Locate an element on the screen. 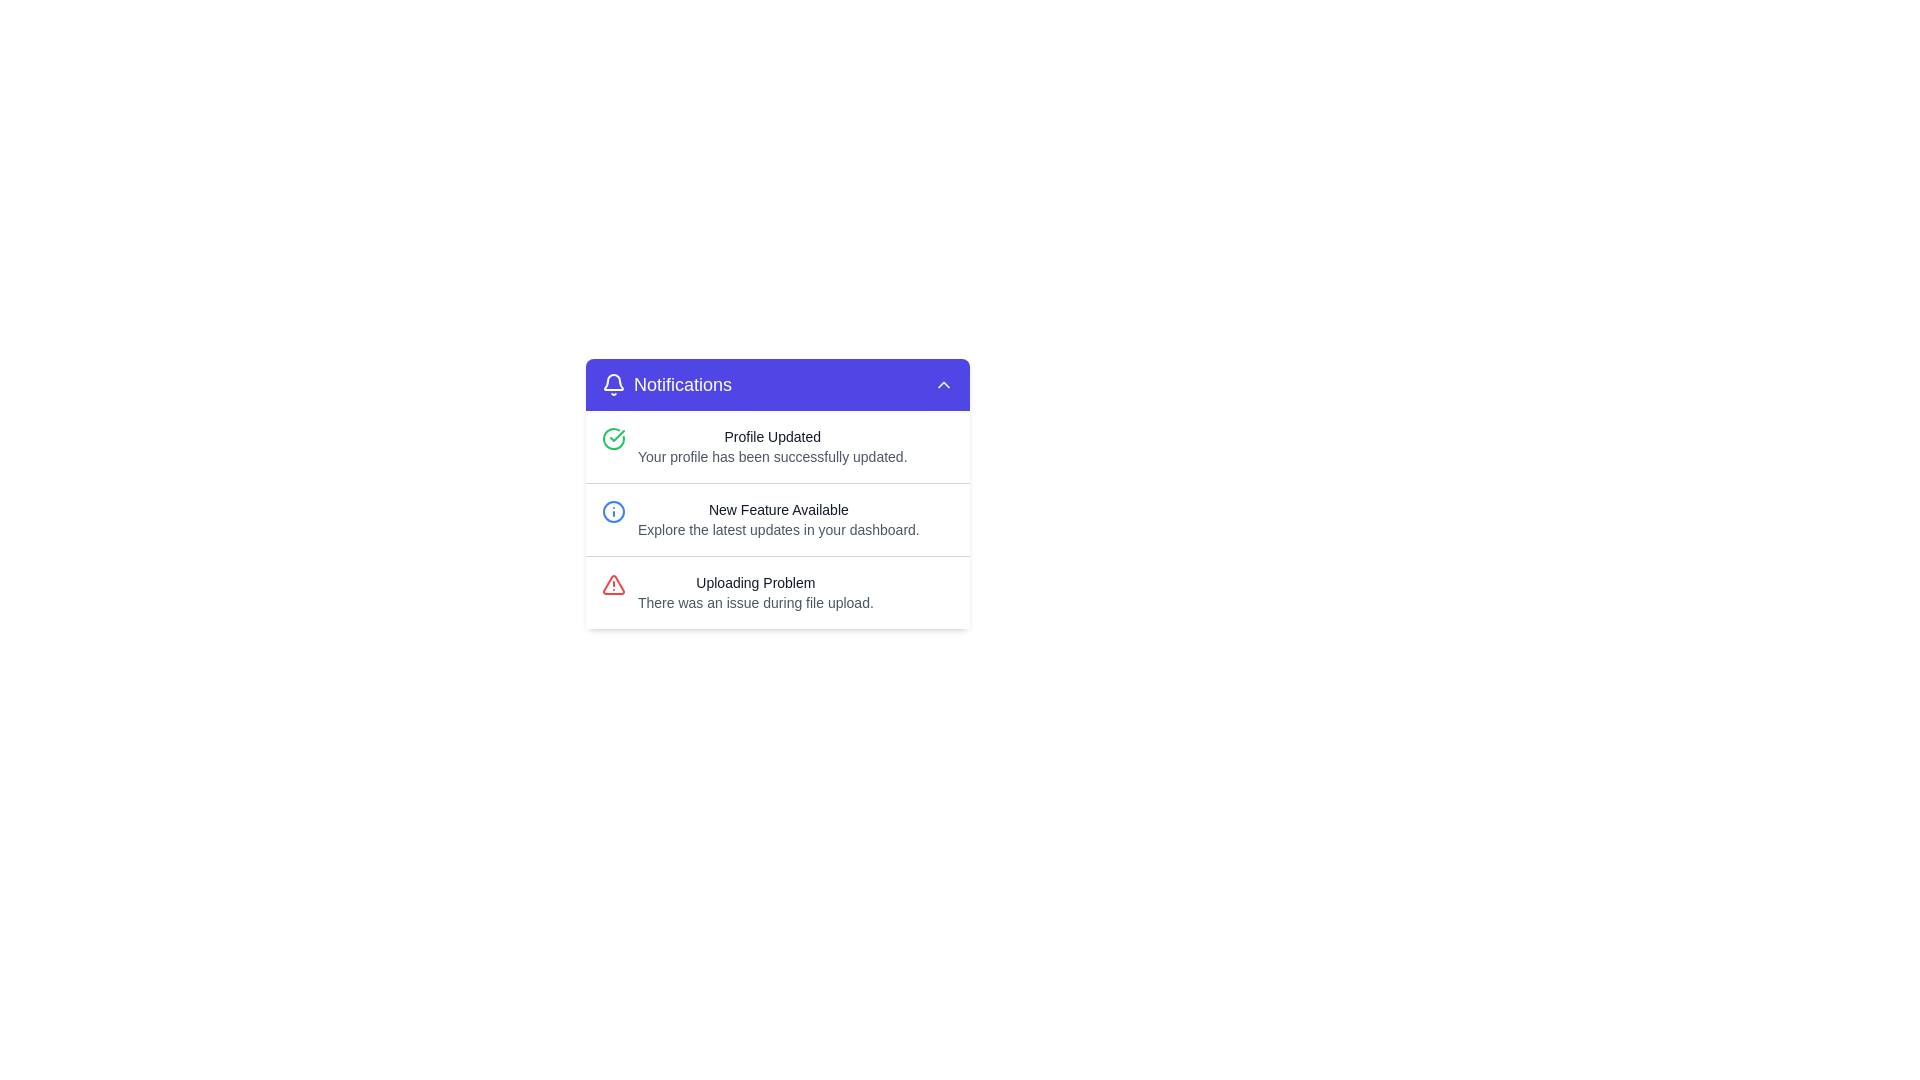  the appearance of the Success Icon located at the top-left corner of the first notification, which indicates a successful profile update operation is located at coordinates (613, 438).